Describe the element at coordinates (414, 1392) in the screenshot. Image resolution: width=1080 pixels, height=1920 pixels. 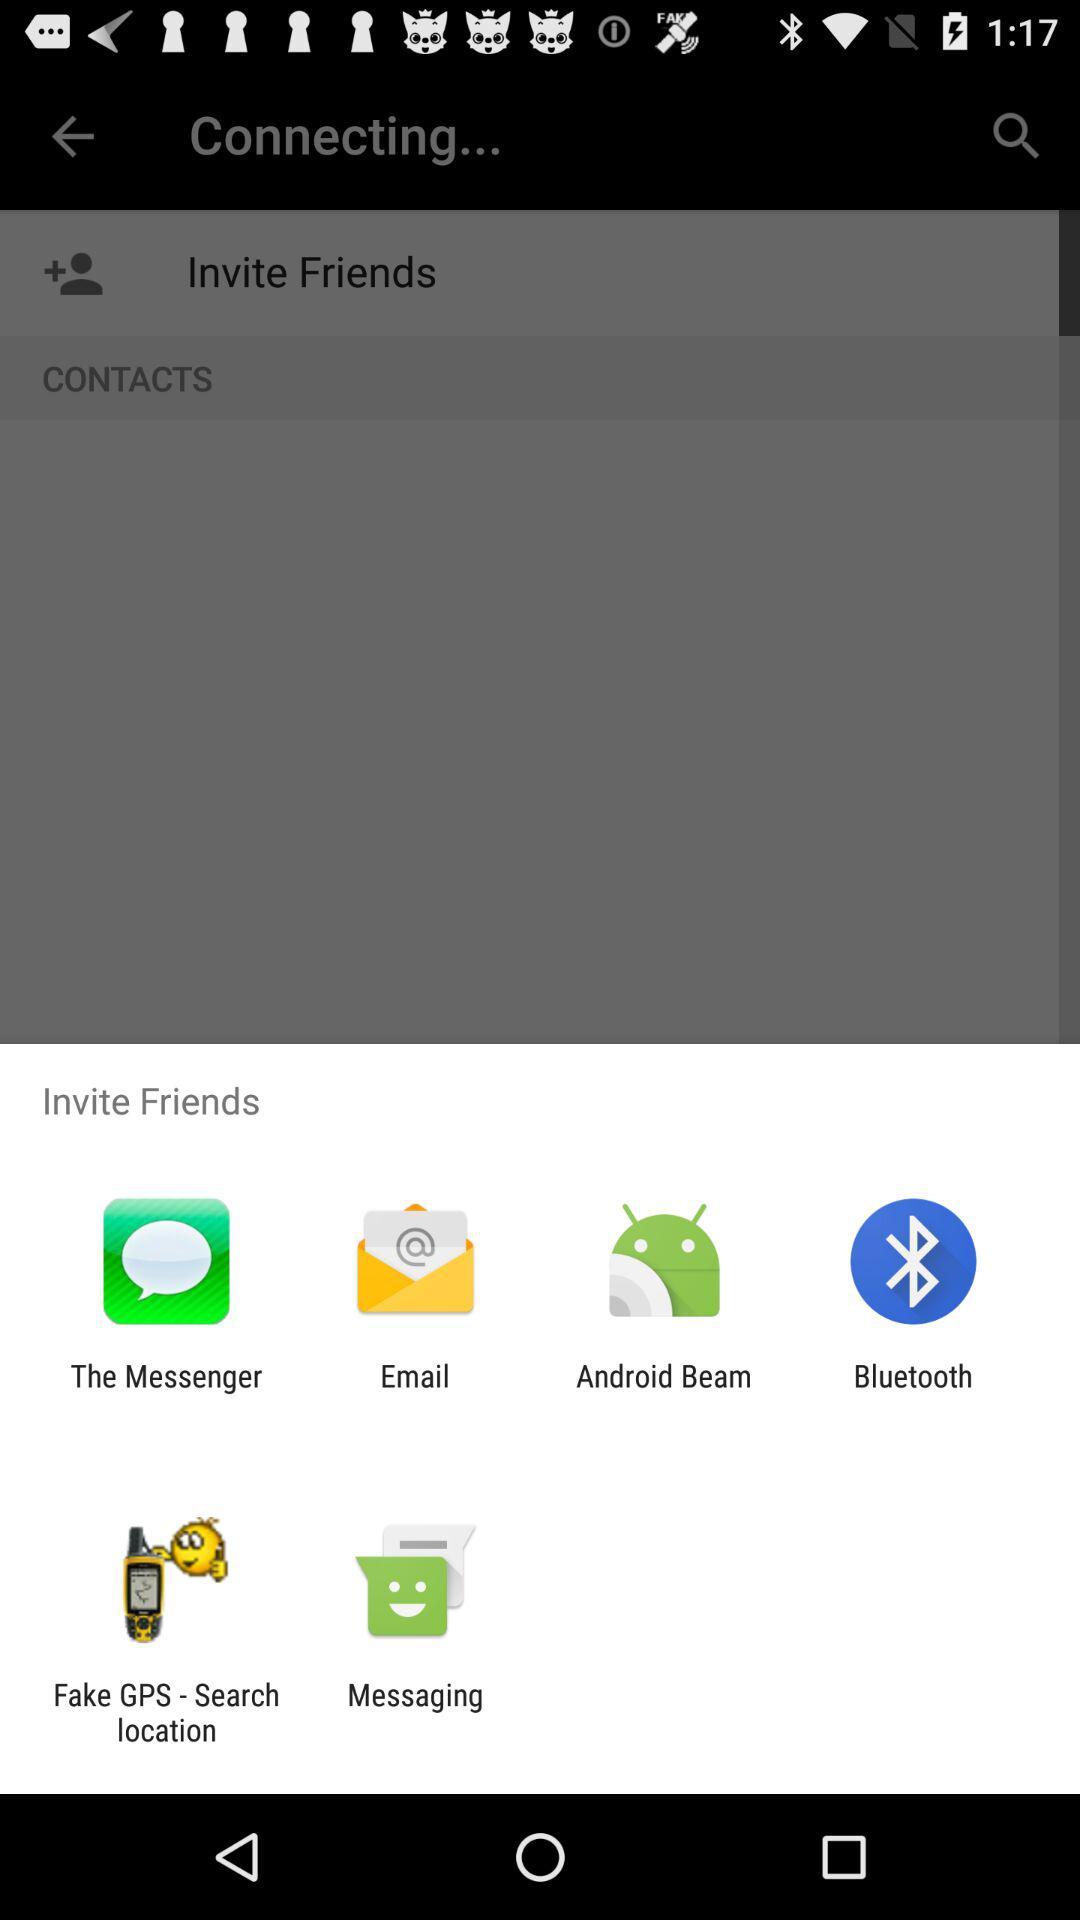
I see `the email icon` at that location.